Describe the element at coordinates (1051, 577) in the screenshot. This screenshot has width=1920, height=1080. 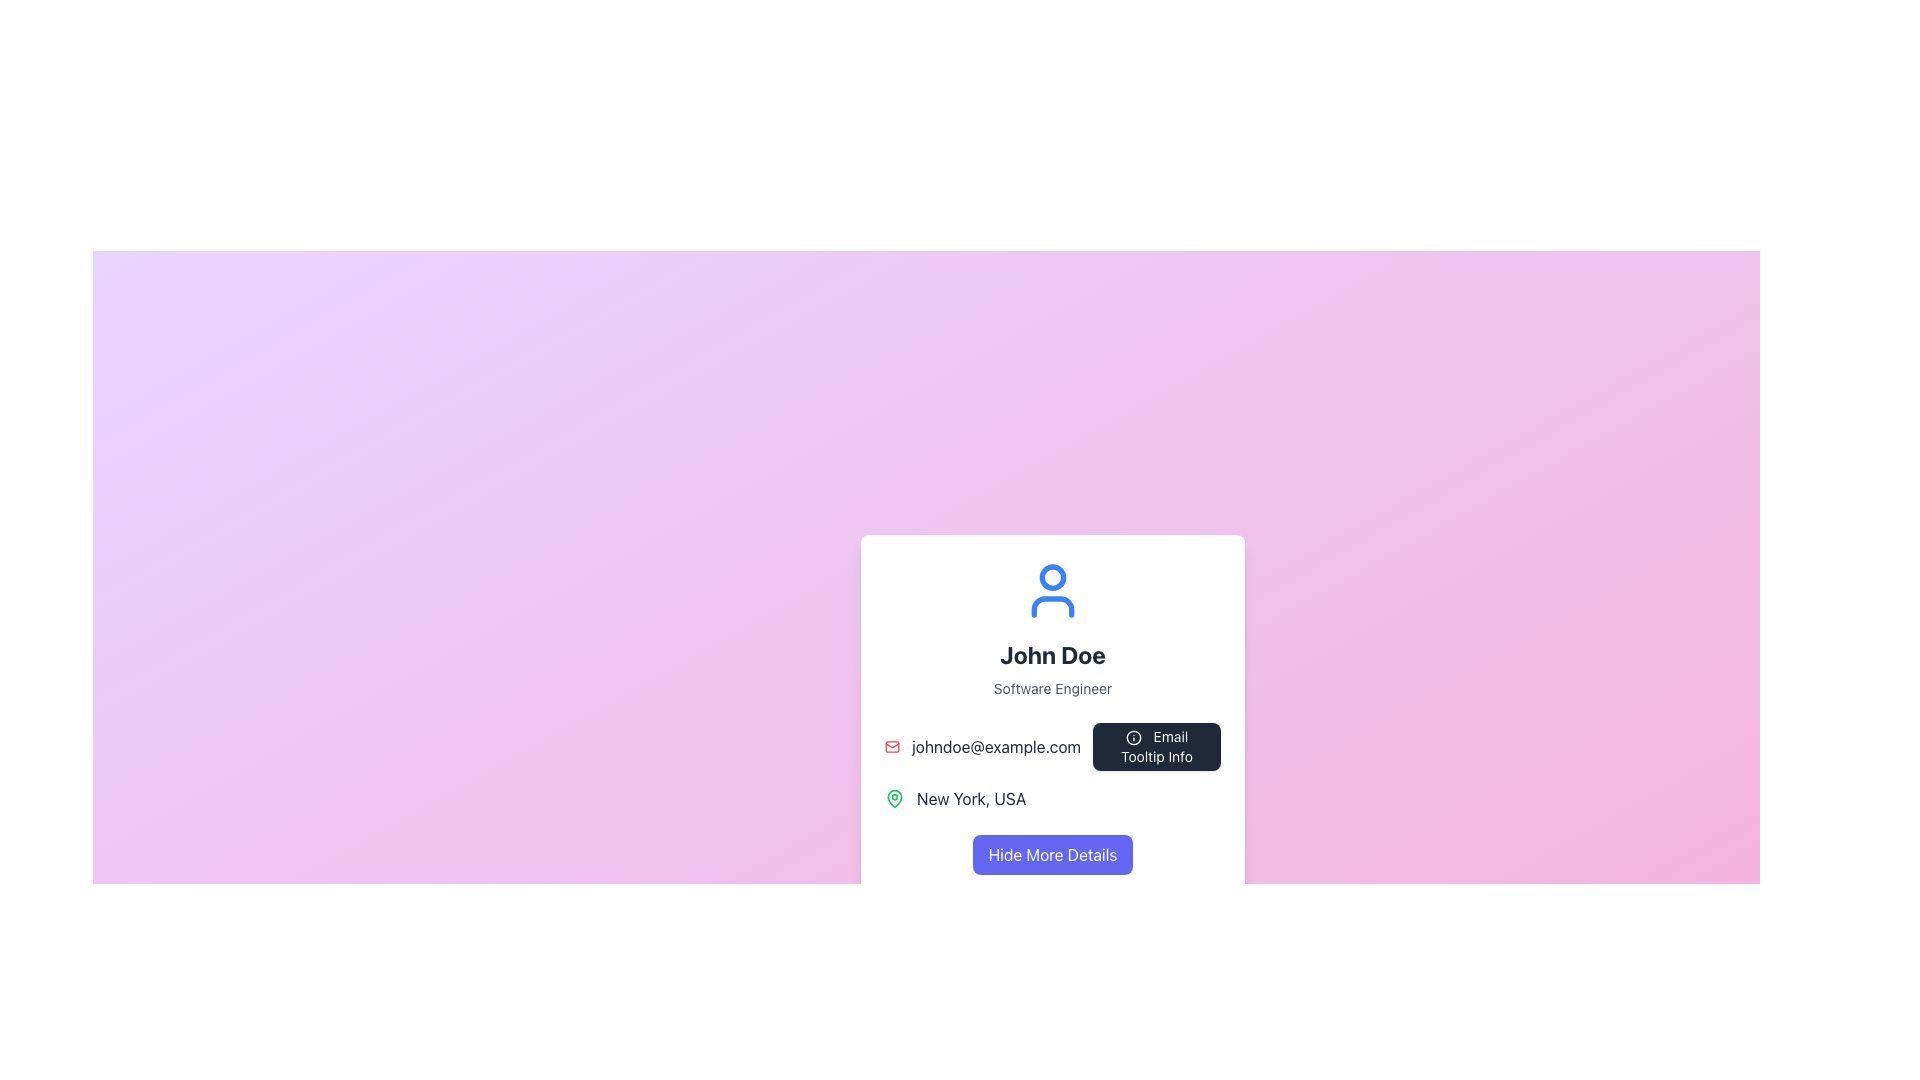
I see `the upper circular part of the user avatar icon, which visually represents a person, located at the center of the interface just above the user's name and description text` at that location.